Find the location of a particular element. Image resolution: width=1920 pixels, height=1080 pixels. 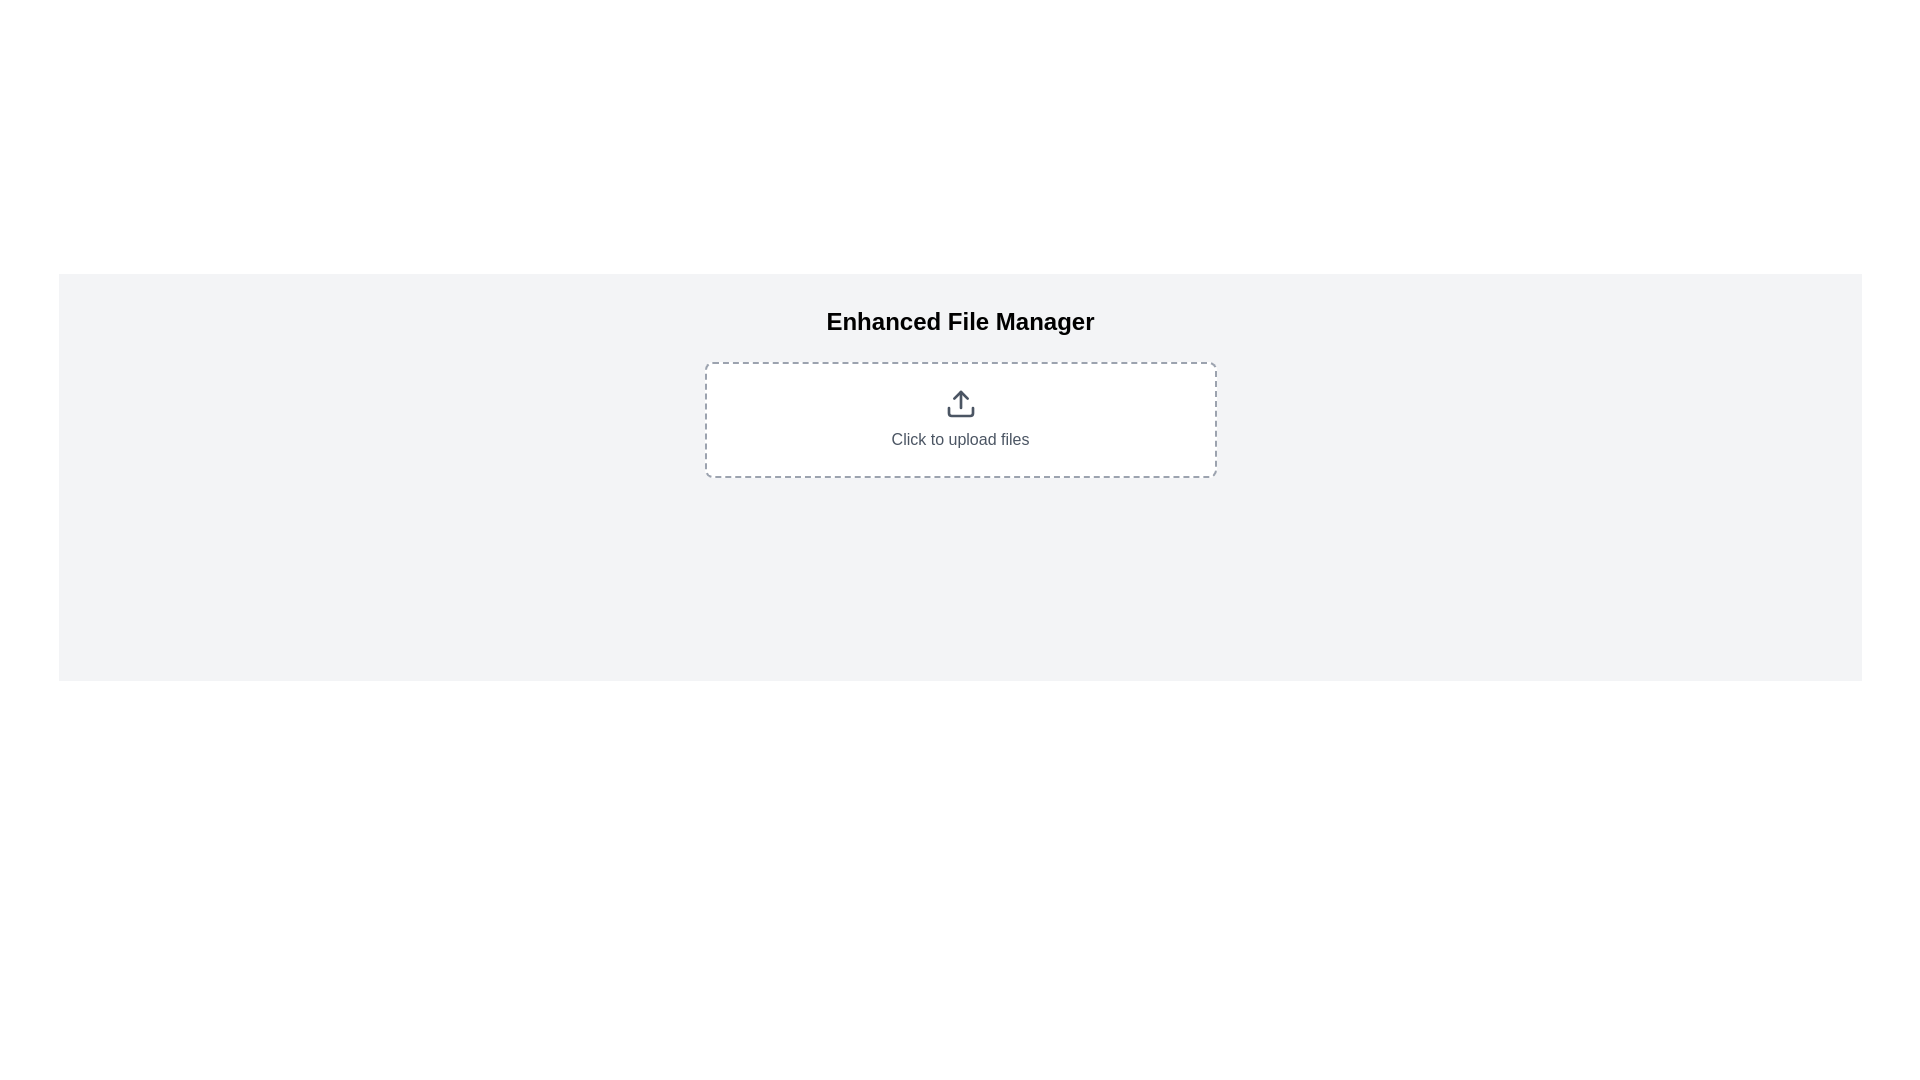

the minimalistic upload icon, styled with a thin stroke representing an upward arrow, located at the top of the upload panel labeled 'Click to upload files' is located at coordinates (960, 404).